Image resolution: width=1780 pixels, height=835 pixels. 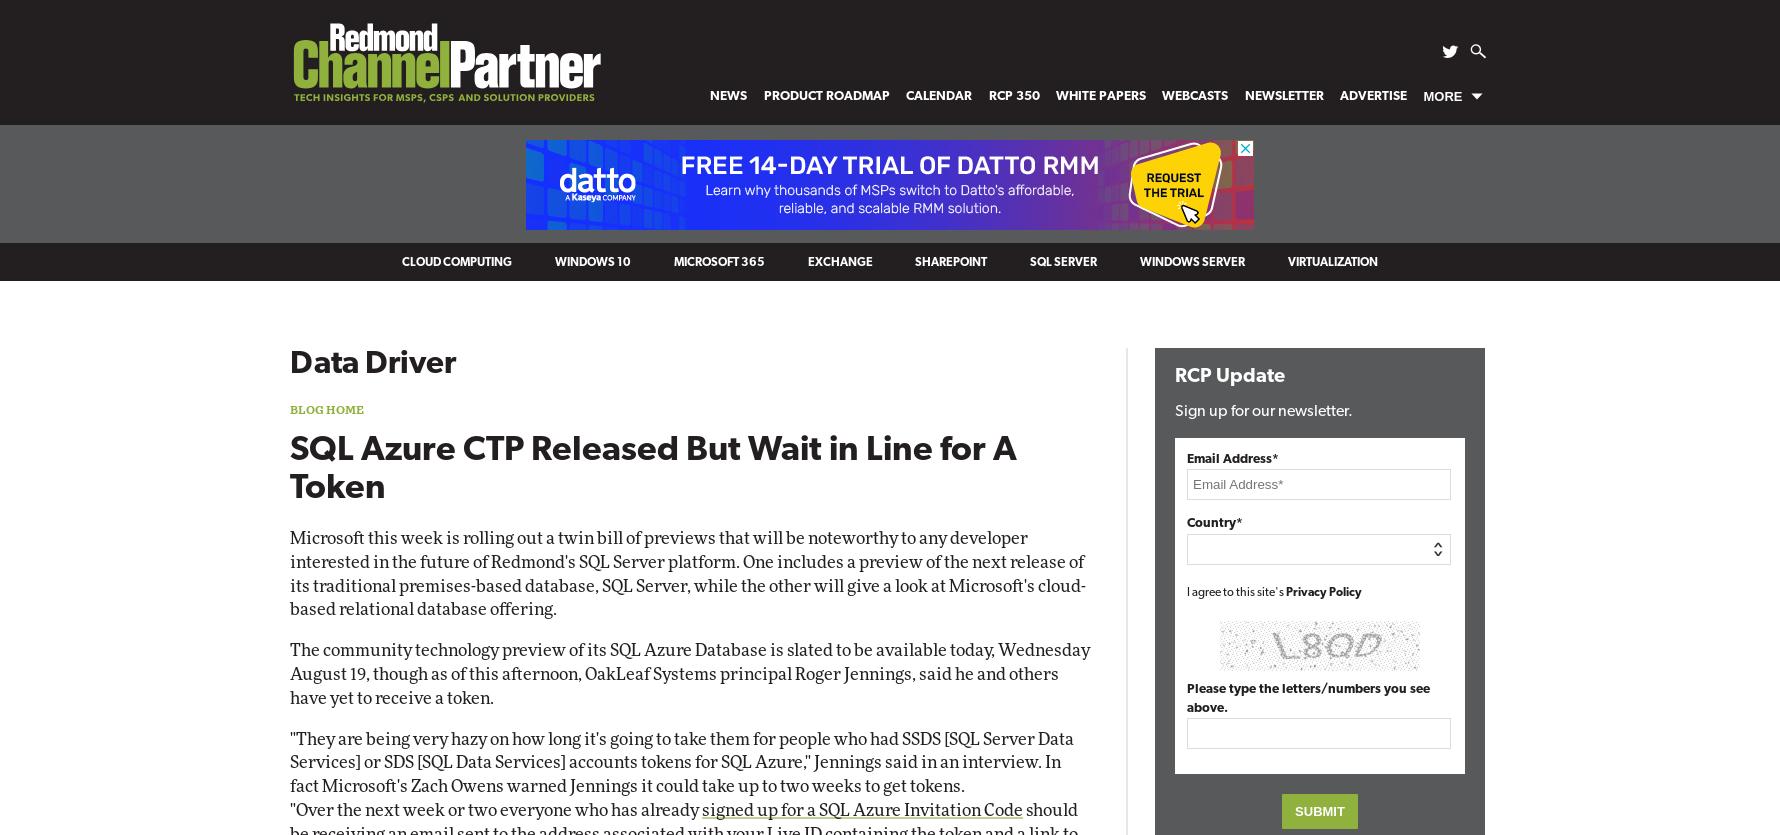 I want to click on 'Windows 10', so click(x=591, y=262).